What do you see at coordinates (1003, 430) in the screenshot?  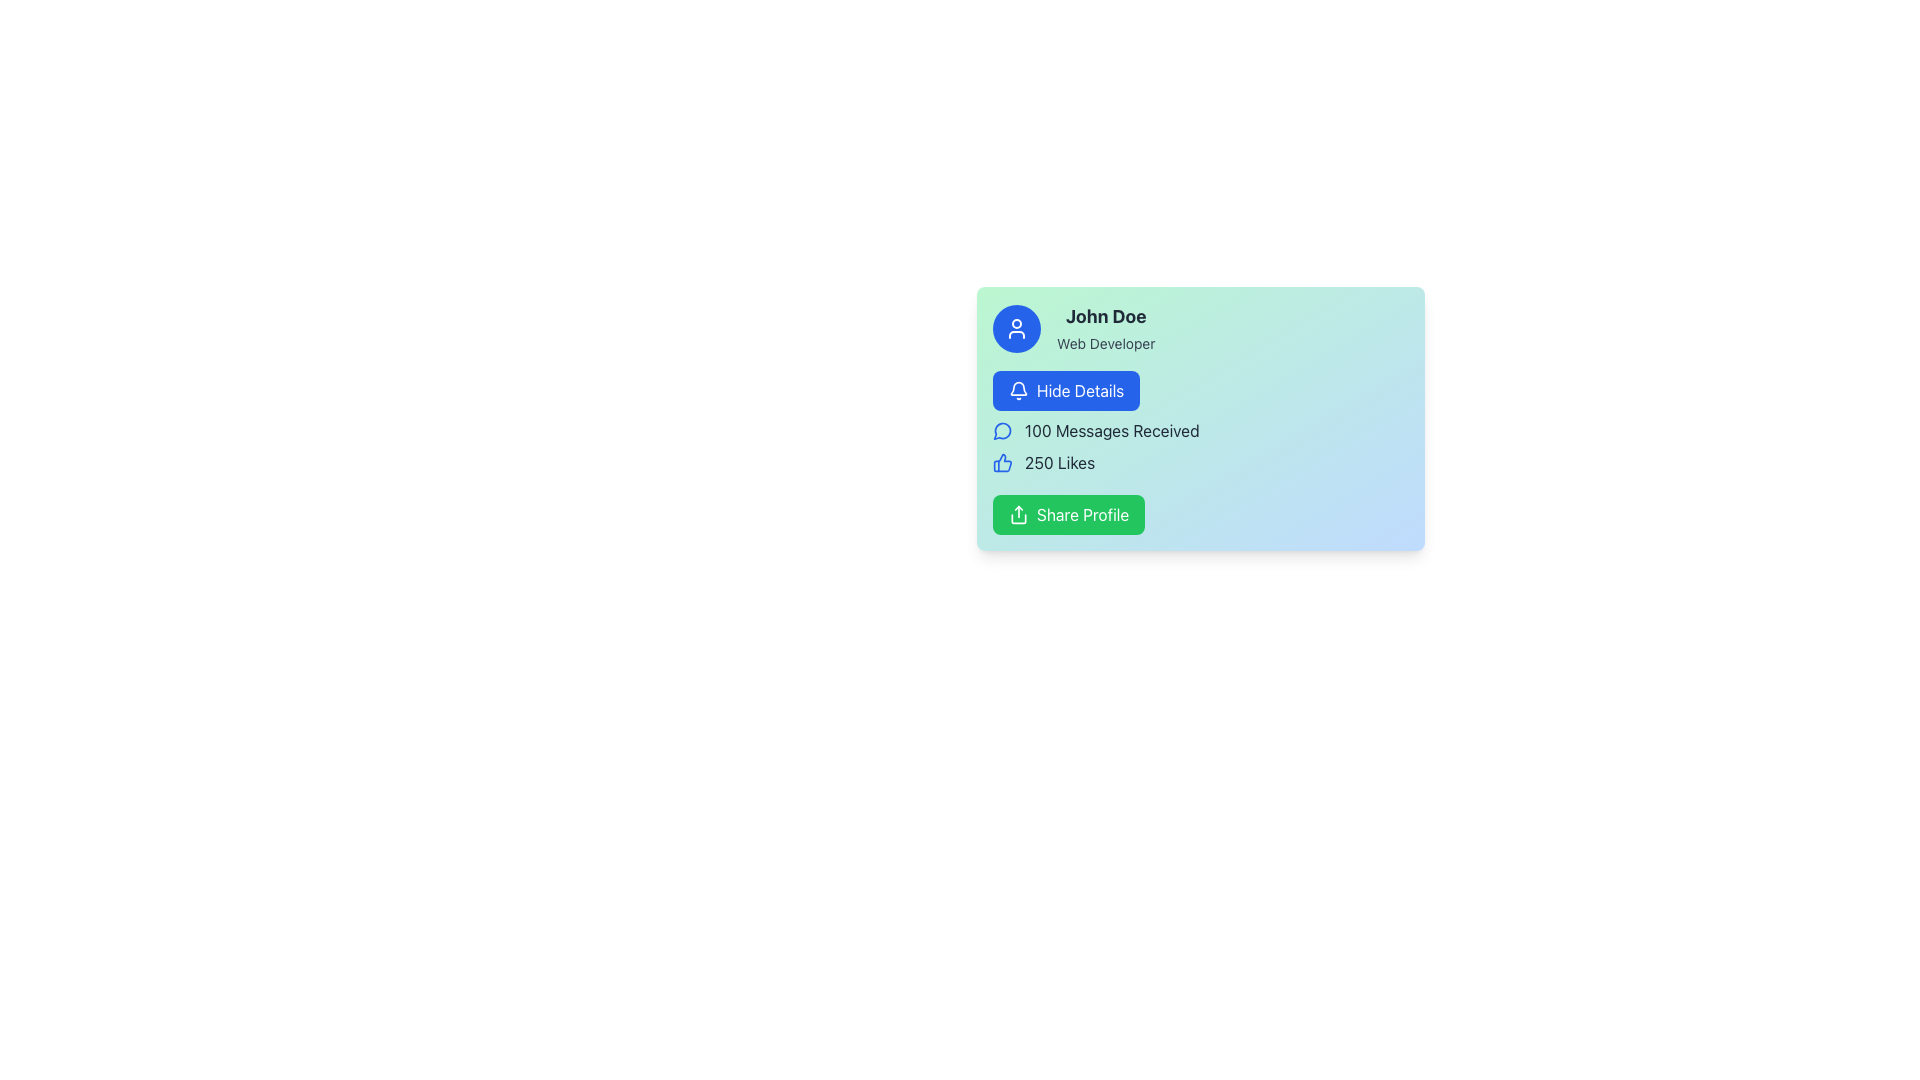 I see `the decorative icon representing '100 Messages Received', located to the left of the text and aligned vertically with similar items` at bounding box center [1003, 430].